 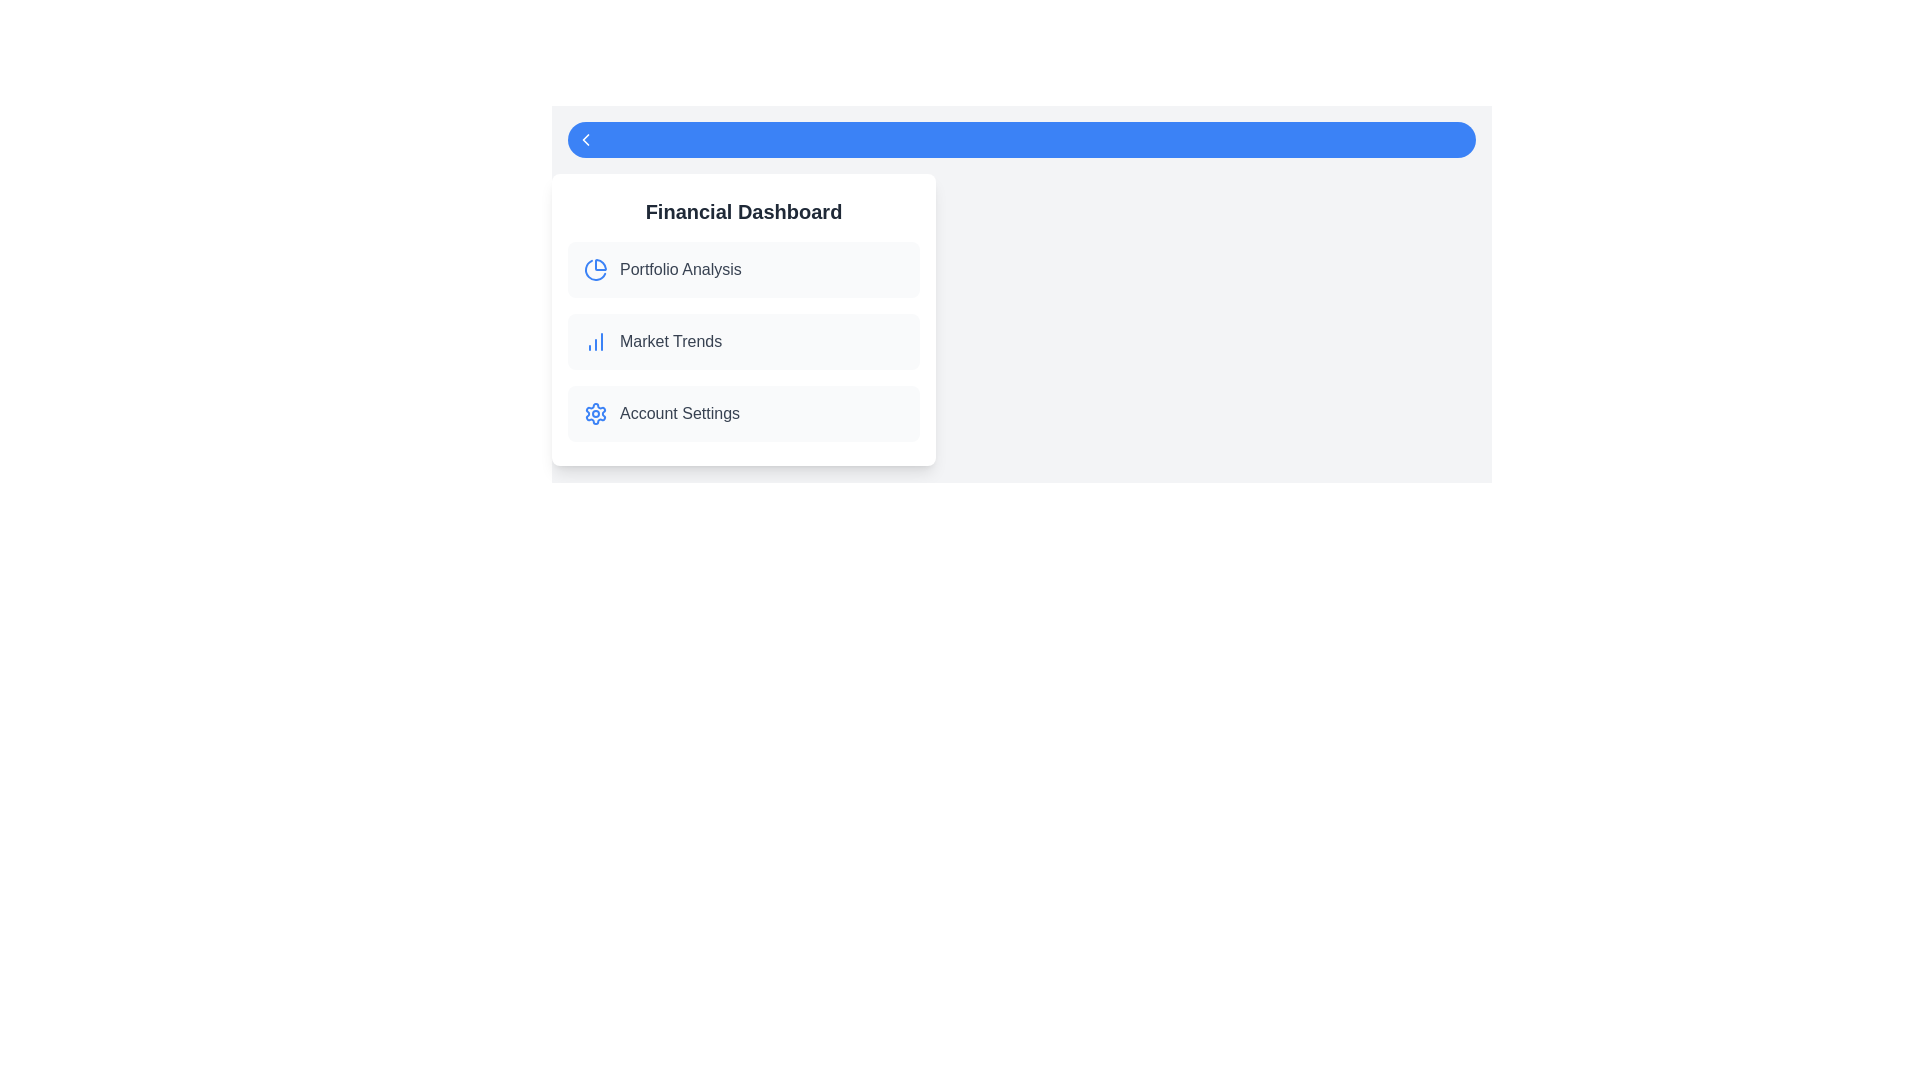 What do you see at coordinates (743, 270) in the screenshot?
I see `the 'Portfolio Analysis' panel` at bounding box center [743, 270].